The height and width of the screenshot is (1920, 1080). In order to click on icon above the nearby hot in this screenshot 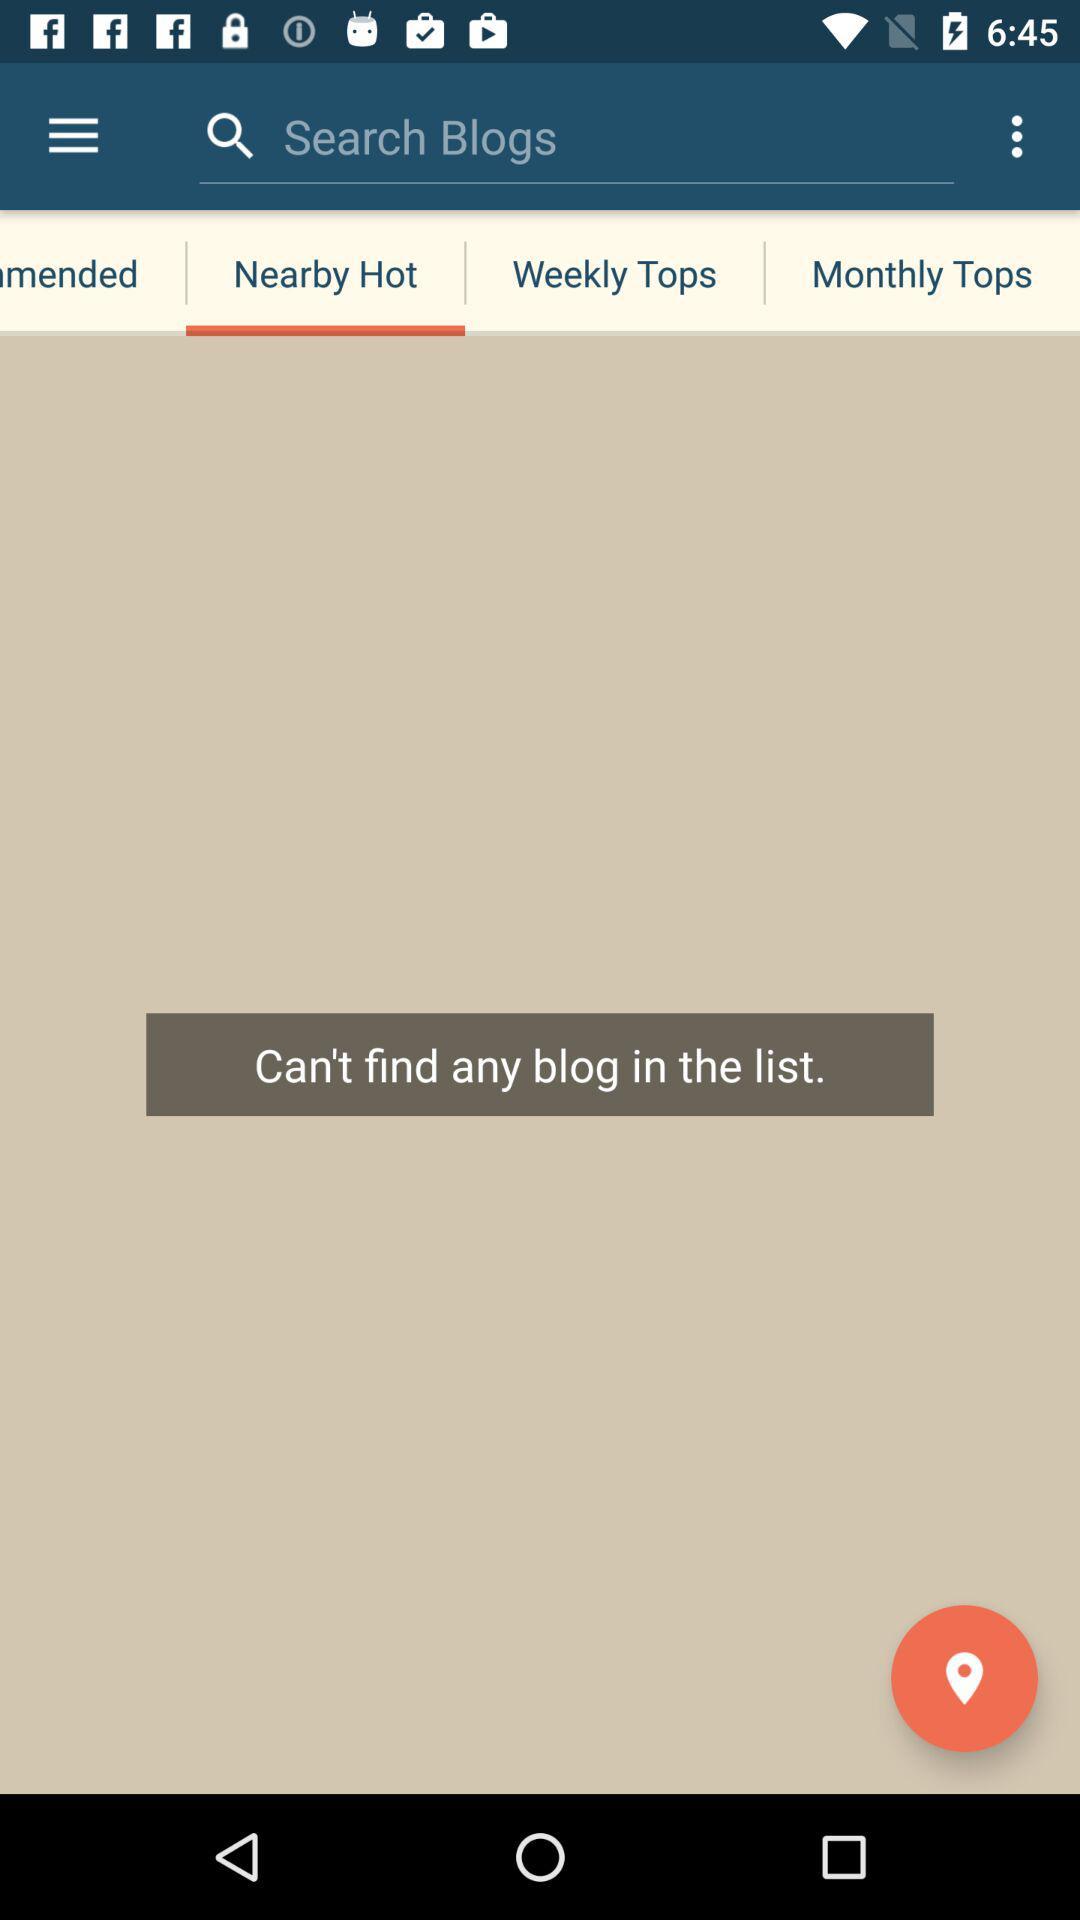, I will do `click(419, 135)`.